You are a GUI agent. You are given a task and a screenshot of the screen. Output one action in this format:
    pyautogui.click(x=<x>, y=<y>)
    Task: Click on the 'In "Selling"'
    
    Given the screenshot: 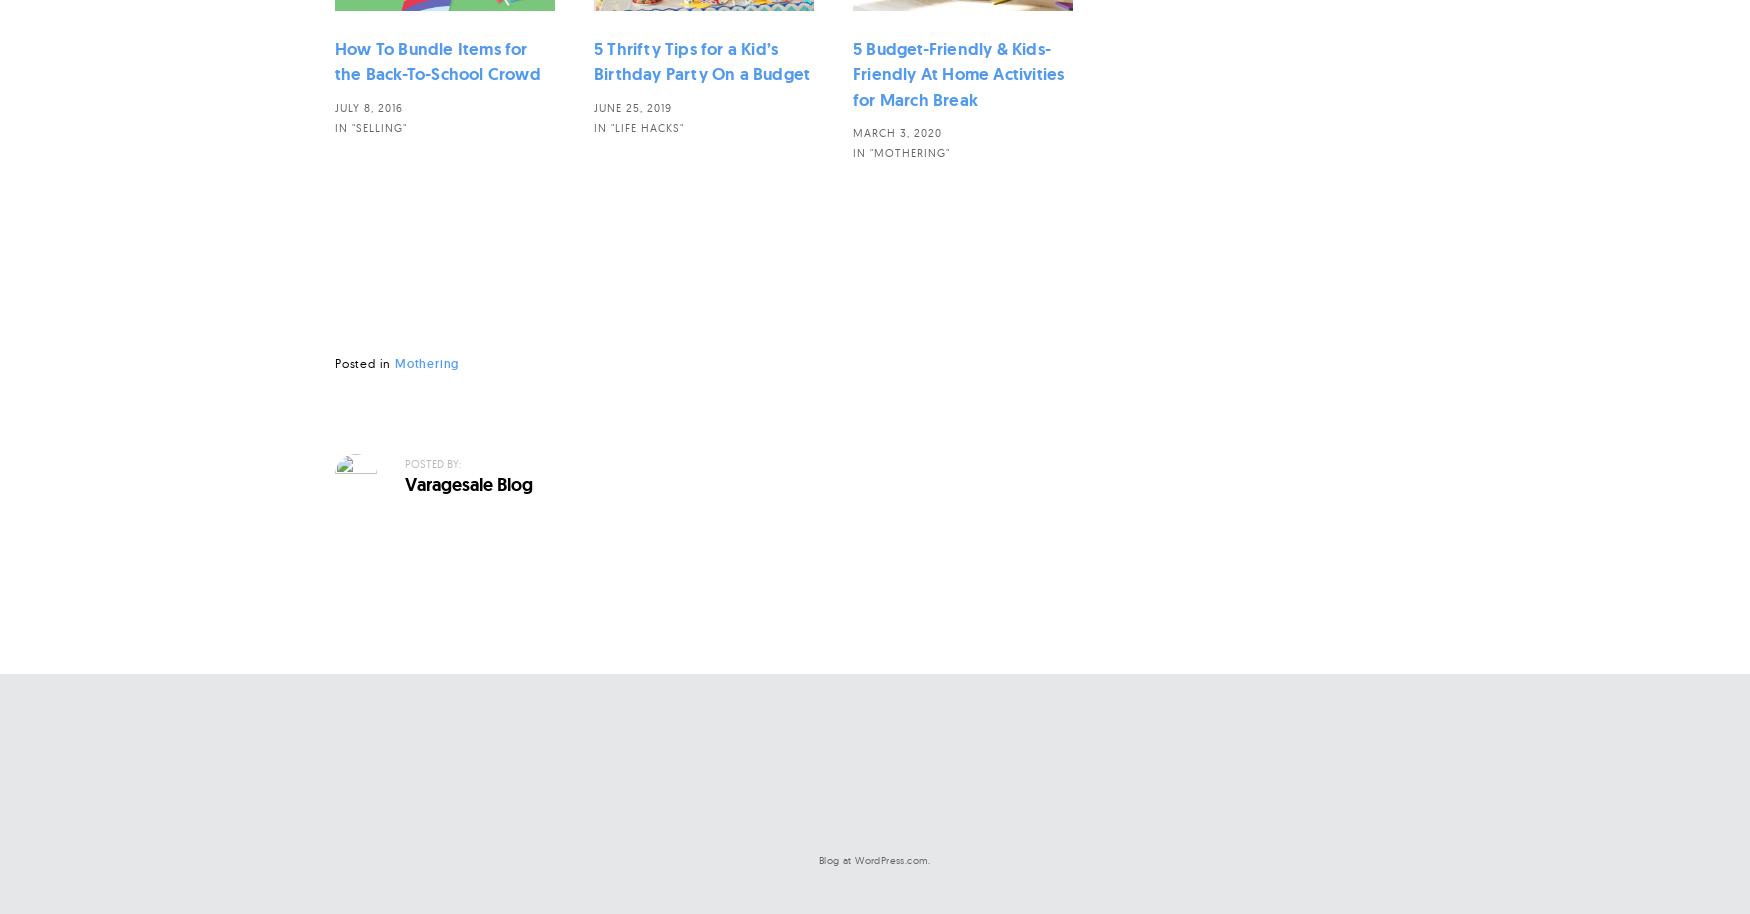 What is the action you would take?
    pyautogui.click(x=371, y=126)
    